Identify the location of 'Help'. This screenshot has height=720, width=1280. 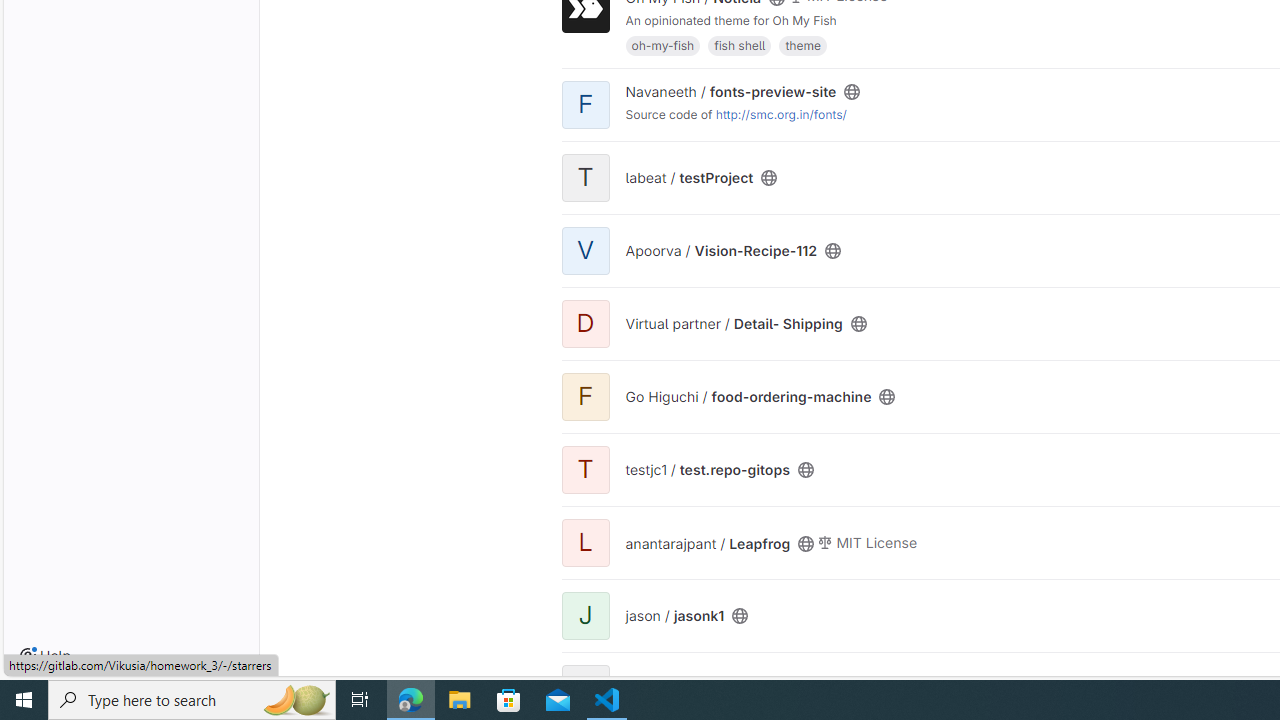
(45, 655).